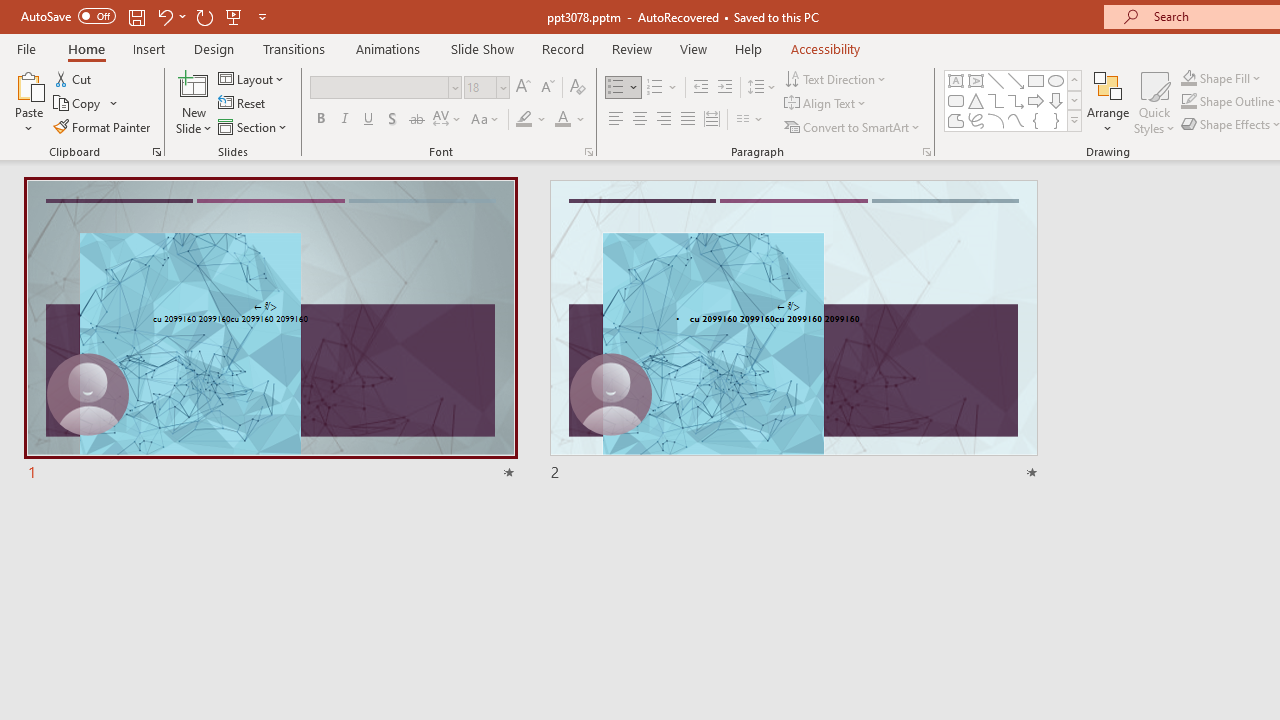 The width and height of the screenshot is (1280, 720). What do you see at coordinates (1036, 120) in the screenshot?
I see `'Left Brace'` at bounding box center [1036, 120].